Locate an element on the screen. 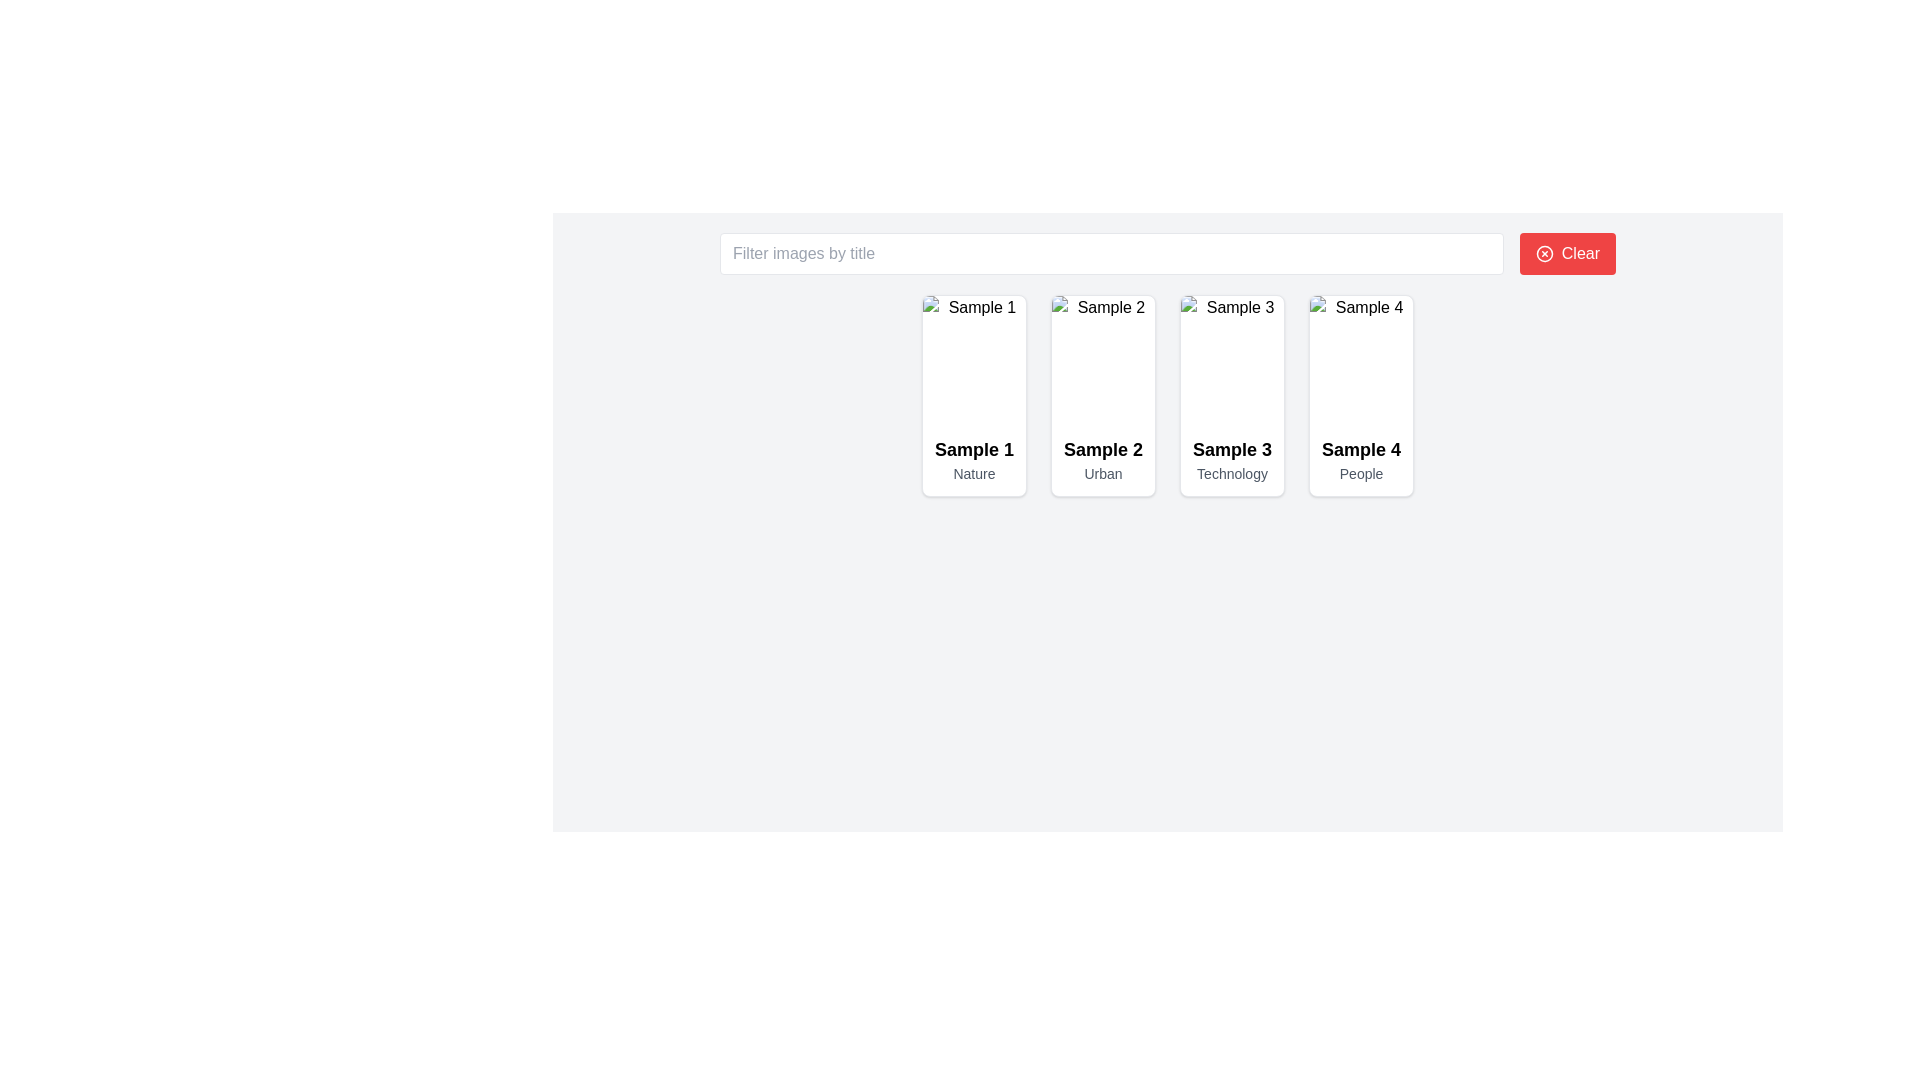  the Text Display element which shows 'Sample 3' in bold and larger font with 'Technology' in smaller grayish text, positioned centrally below an image labeled 'Sample 3' is located at coordinates (1231, 459).